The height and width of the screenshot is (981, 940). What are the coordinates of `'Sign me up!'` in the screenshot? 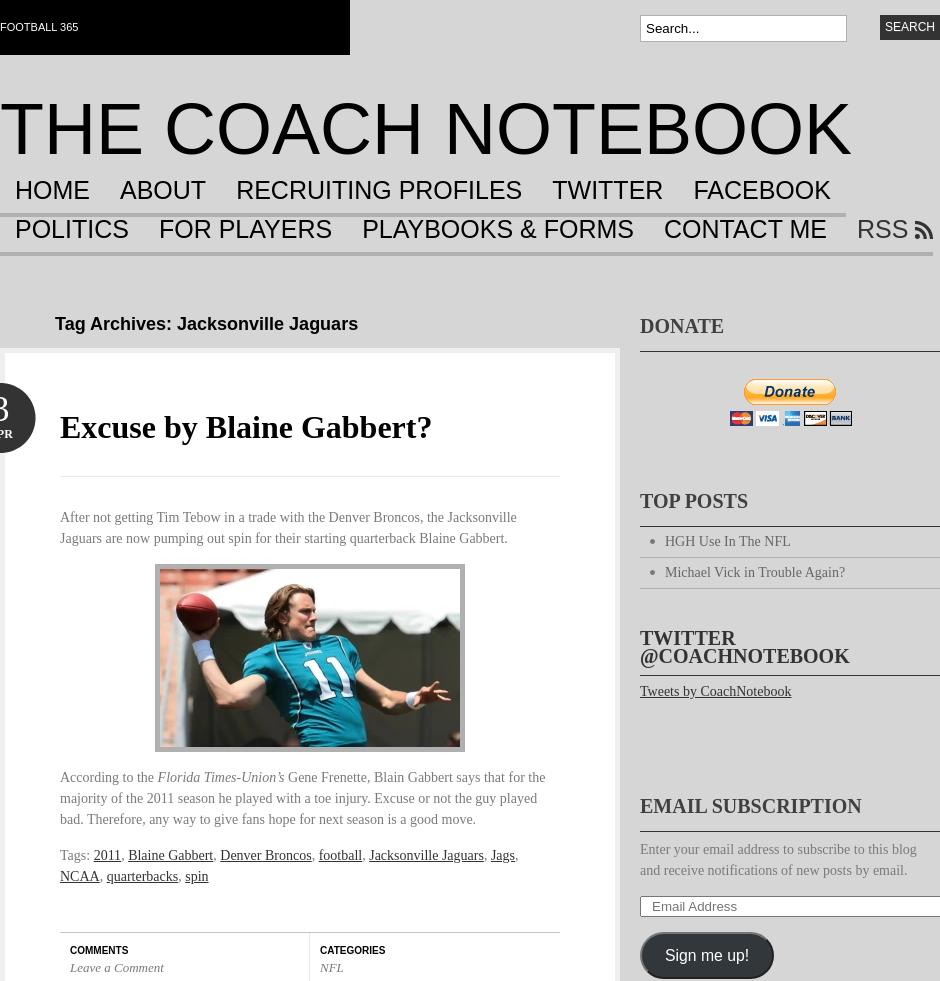 It's located at (706, 954).